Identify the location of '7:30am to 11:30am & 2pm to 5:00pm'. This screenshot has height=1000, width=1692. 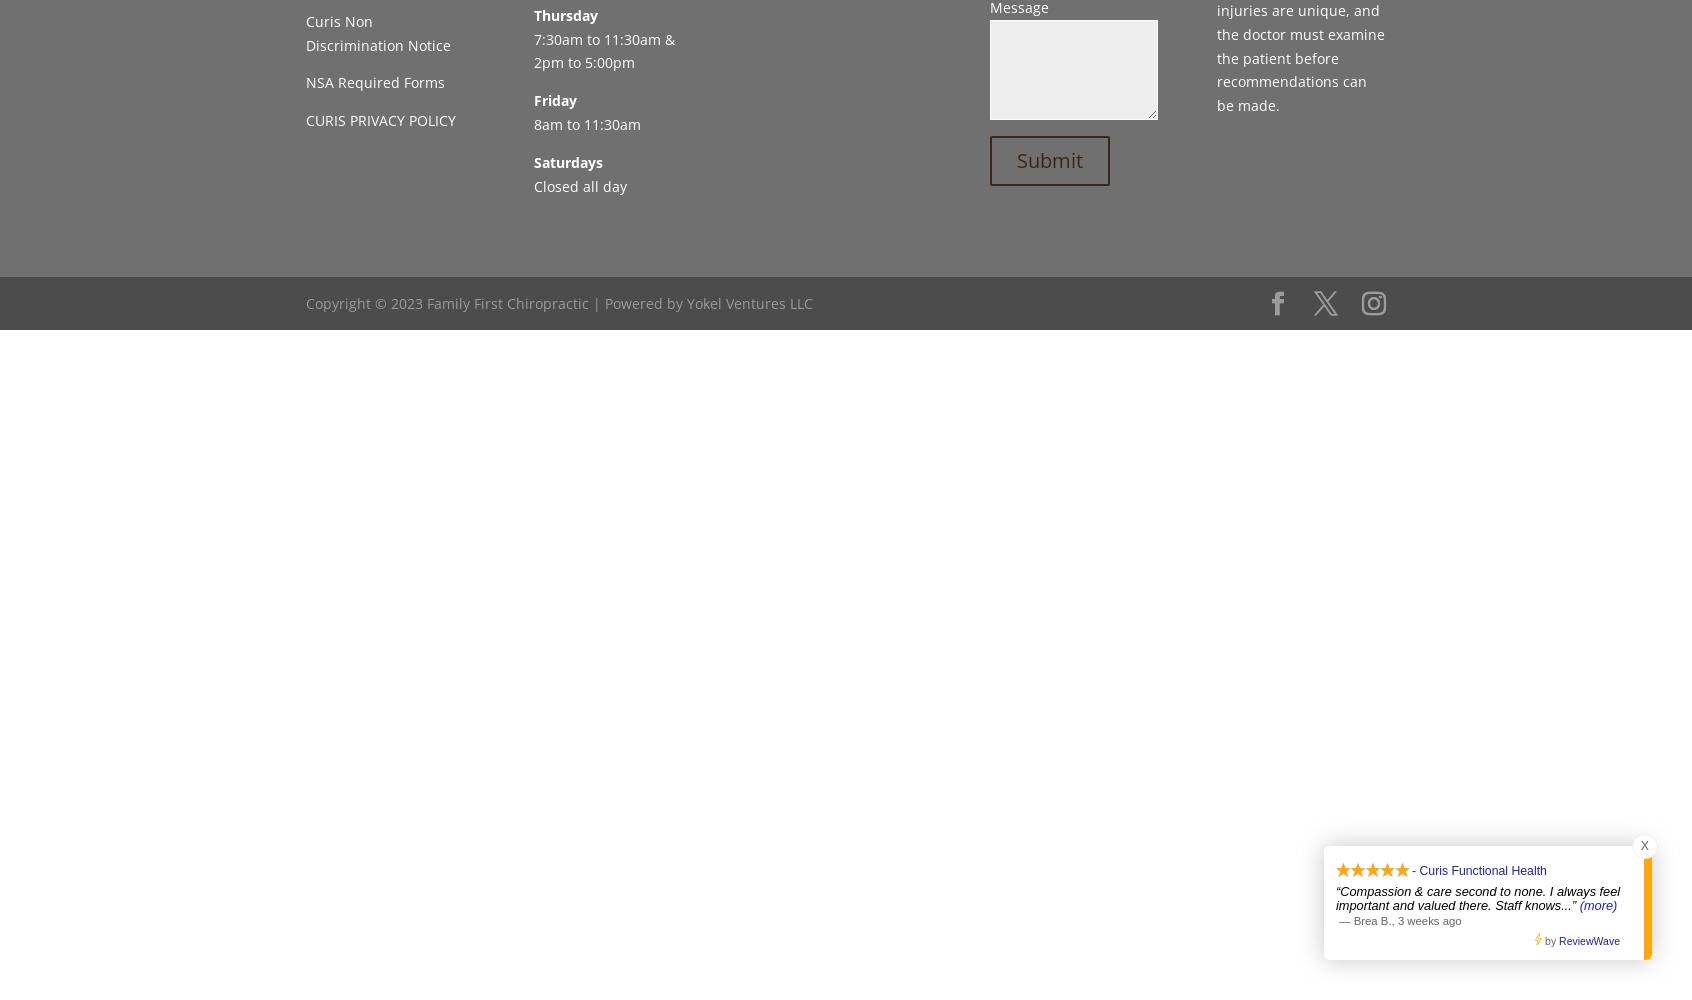
(602, 50).